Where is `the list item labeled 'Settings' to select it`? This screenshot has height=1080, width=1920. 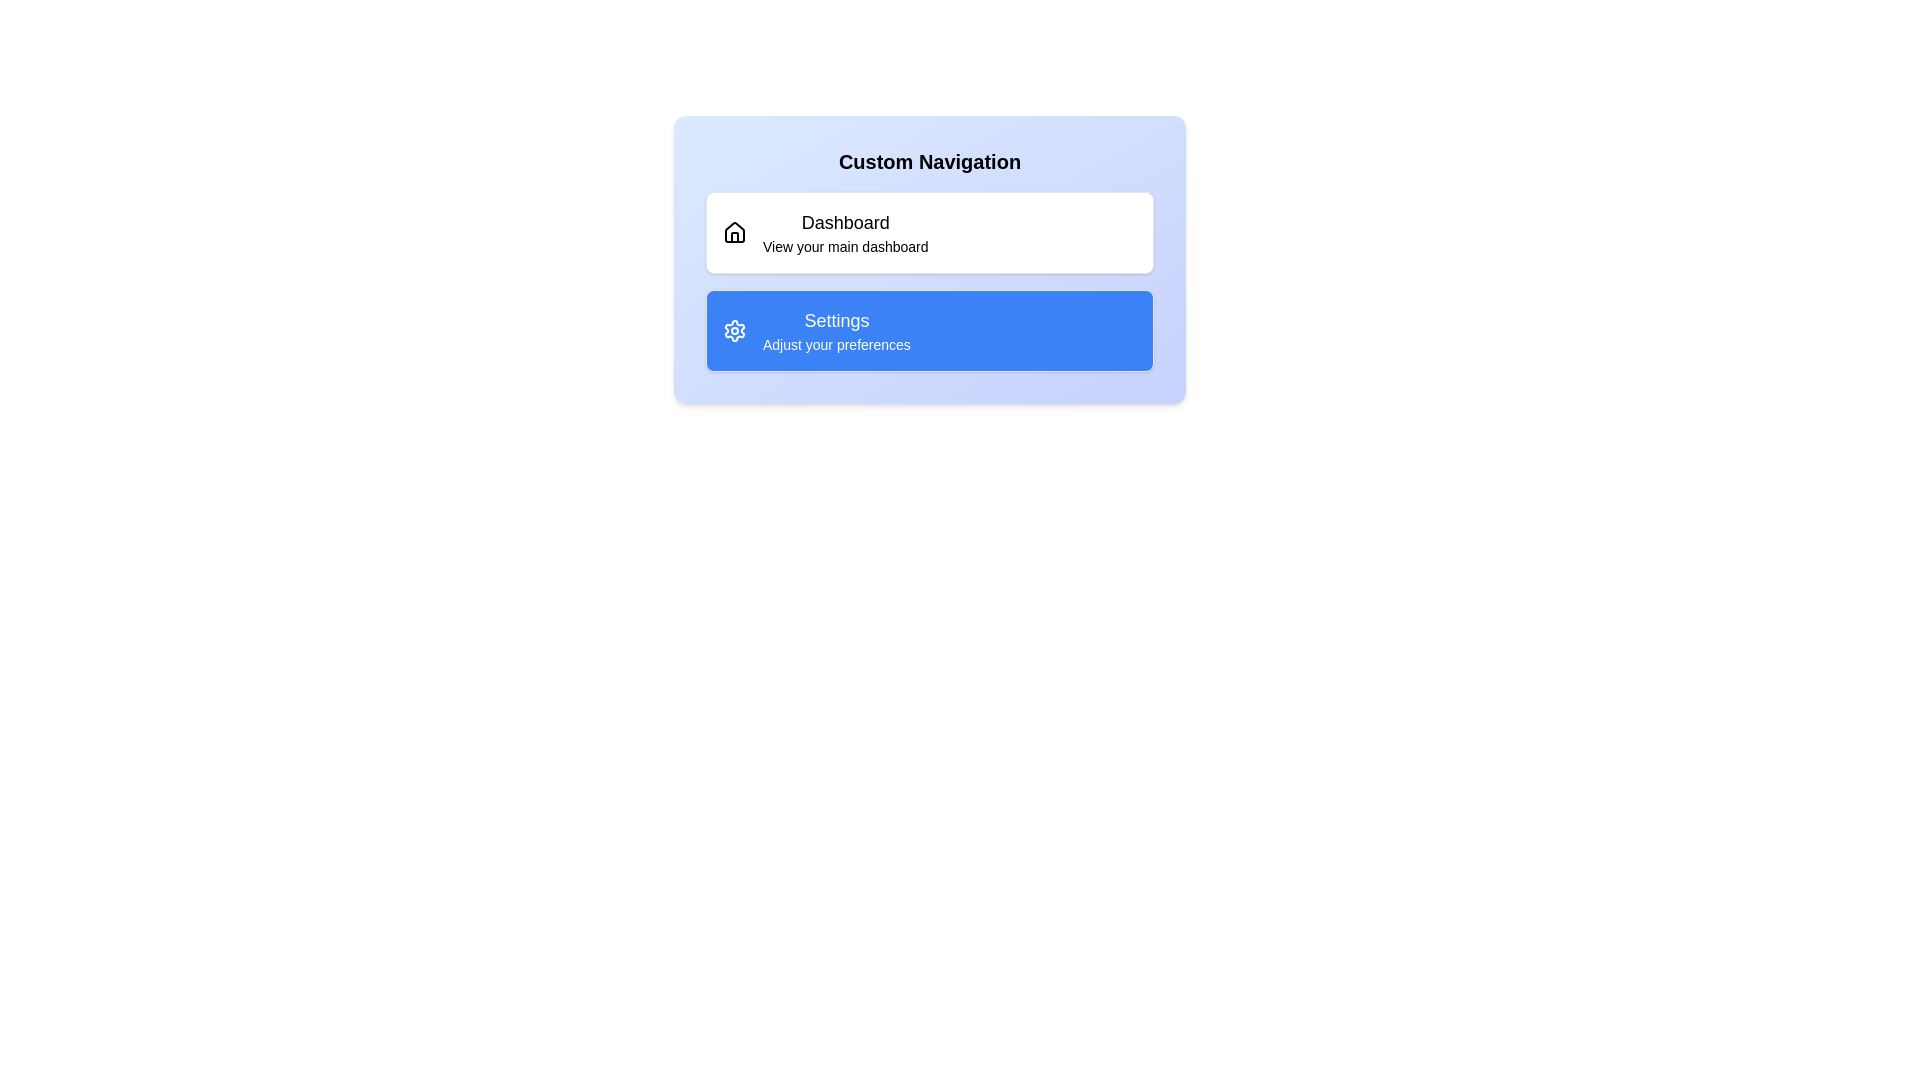
the list item labeled 'Settings' to select it is located at coordinates (929, 330).